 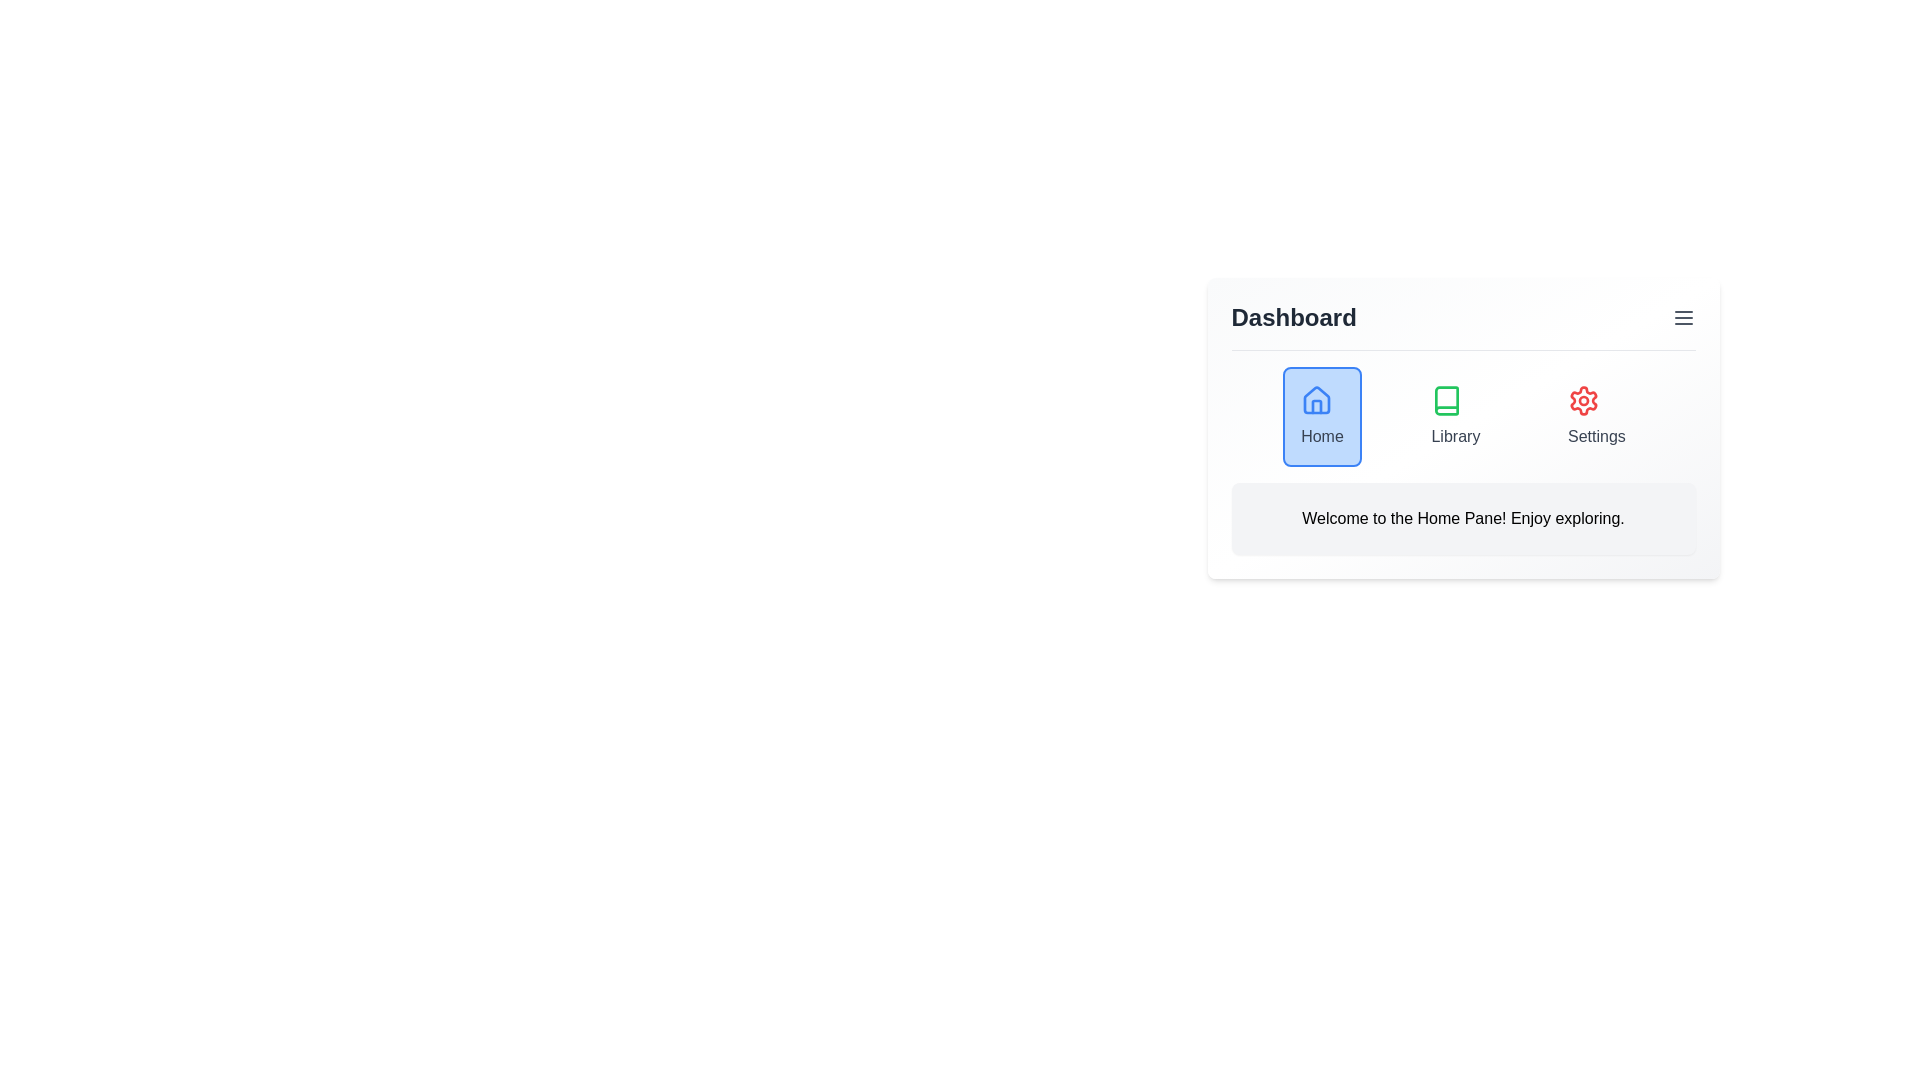 What do you see at coordinates (1322, 435) in the screenshot?
I see `text label displaying 'Home', which is styled in gray and positioned within a blue button located towards the left side of a horizontal list of buttons` at bounding box center [1322, 435].